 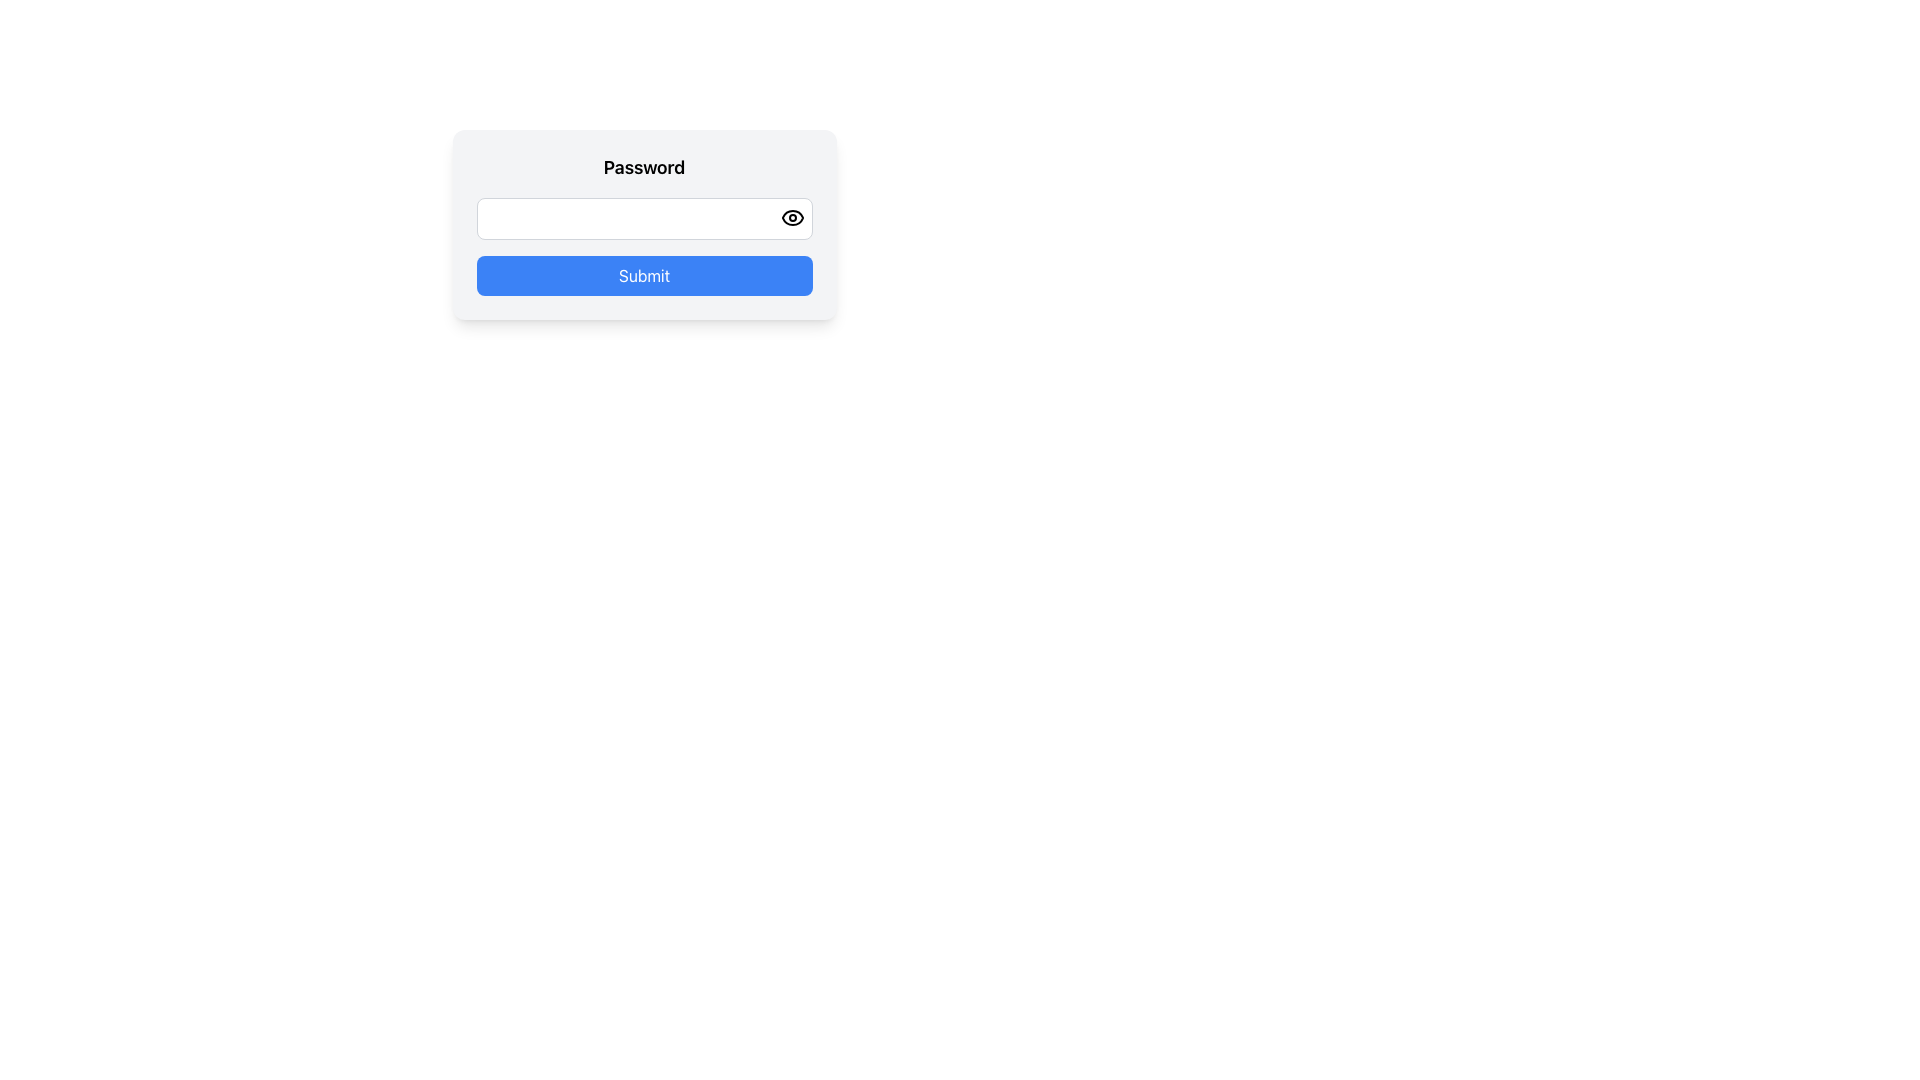 I want to click on the SVG eye icon component that toggles password visibility, so click(x=791, y=218).